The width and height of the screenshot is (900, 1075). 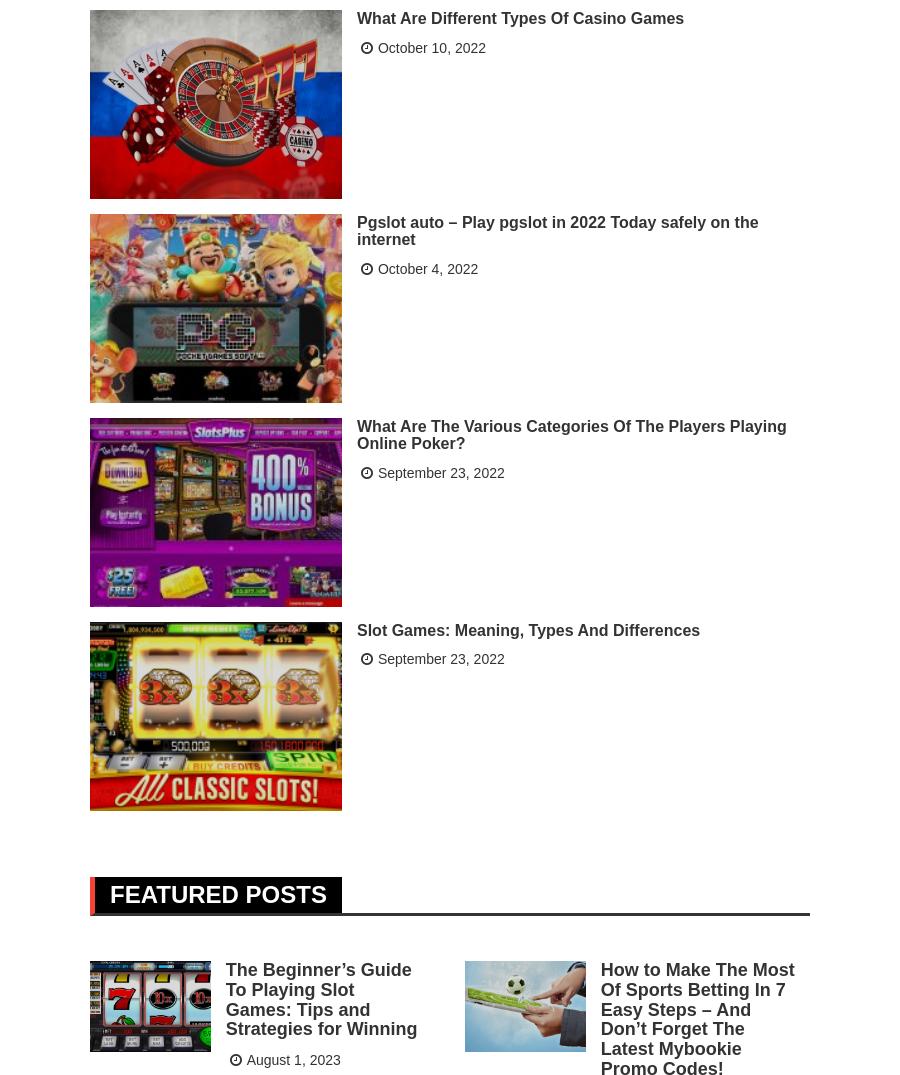 What do you see at coordinates (527, 627) in the screenshot?
I see `'Slot Games: Meaning, Types And Differences'` at bounding box center [527, 627].